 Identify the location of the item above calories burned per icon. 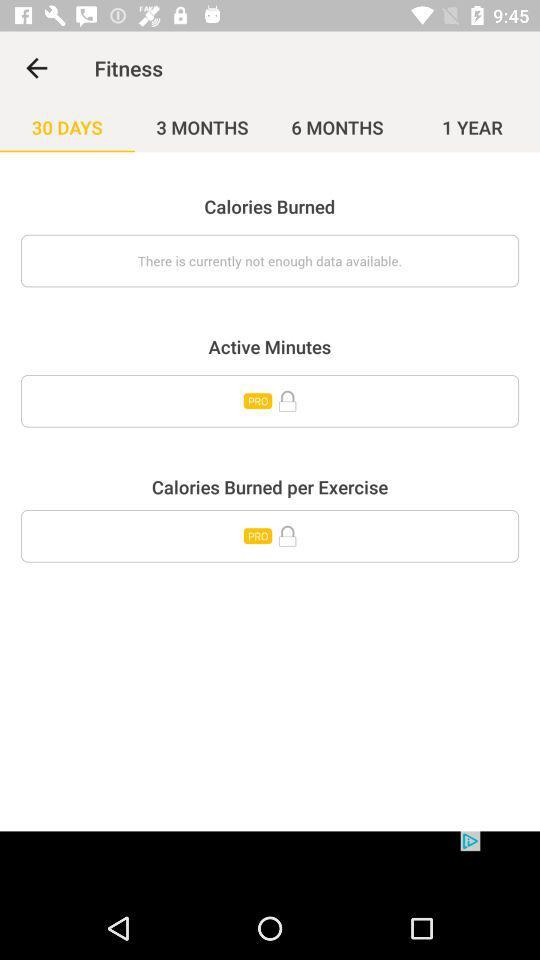
(270, 400).